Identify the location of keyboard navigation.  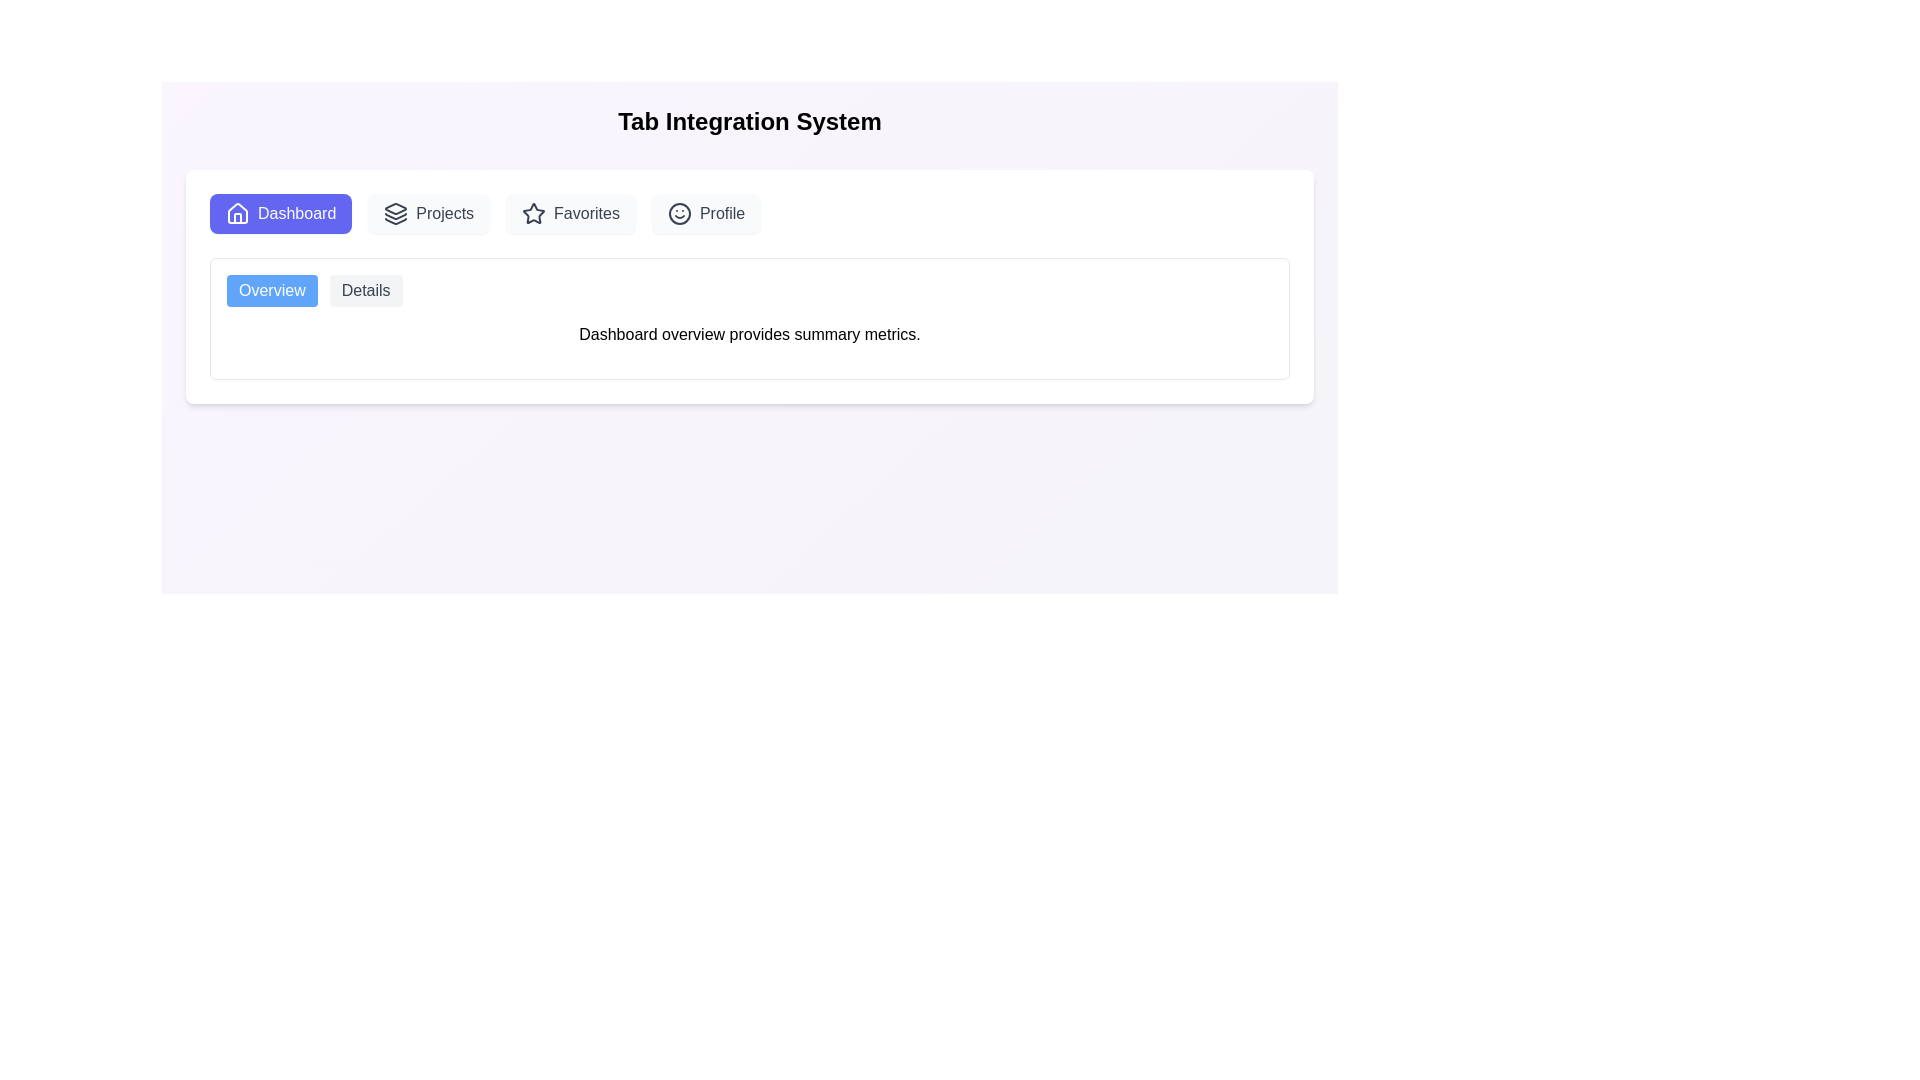
(706, 213).